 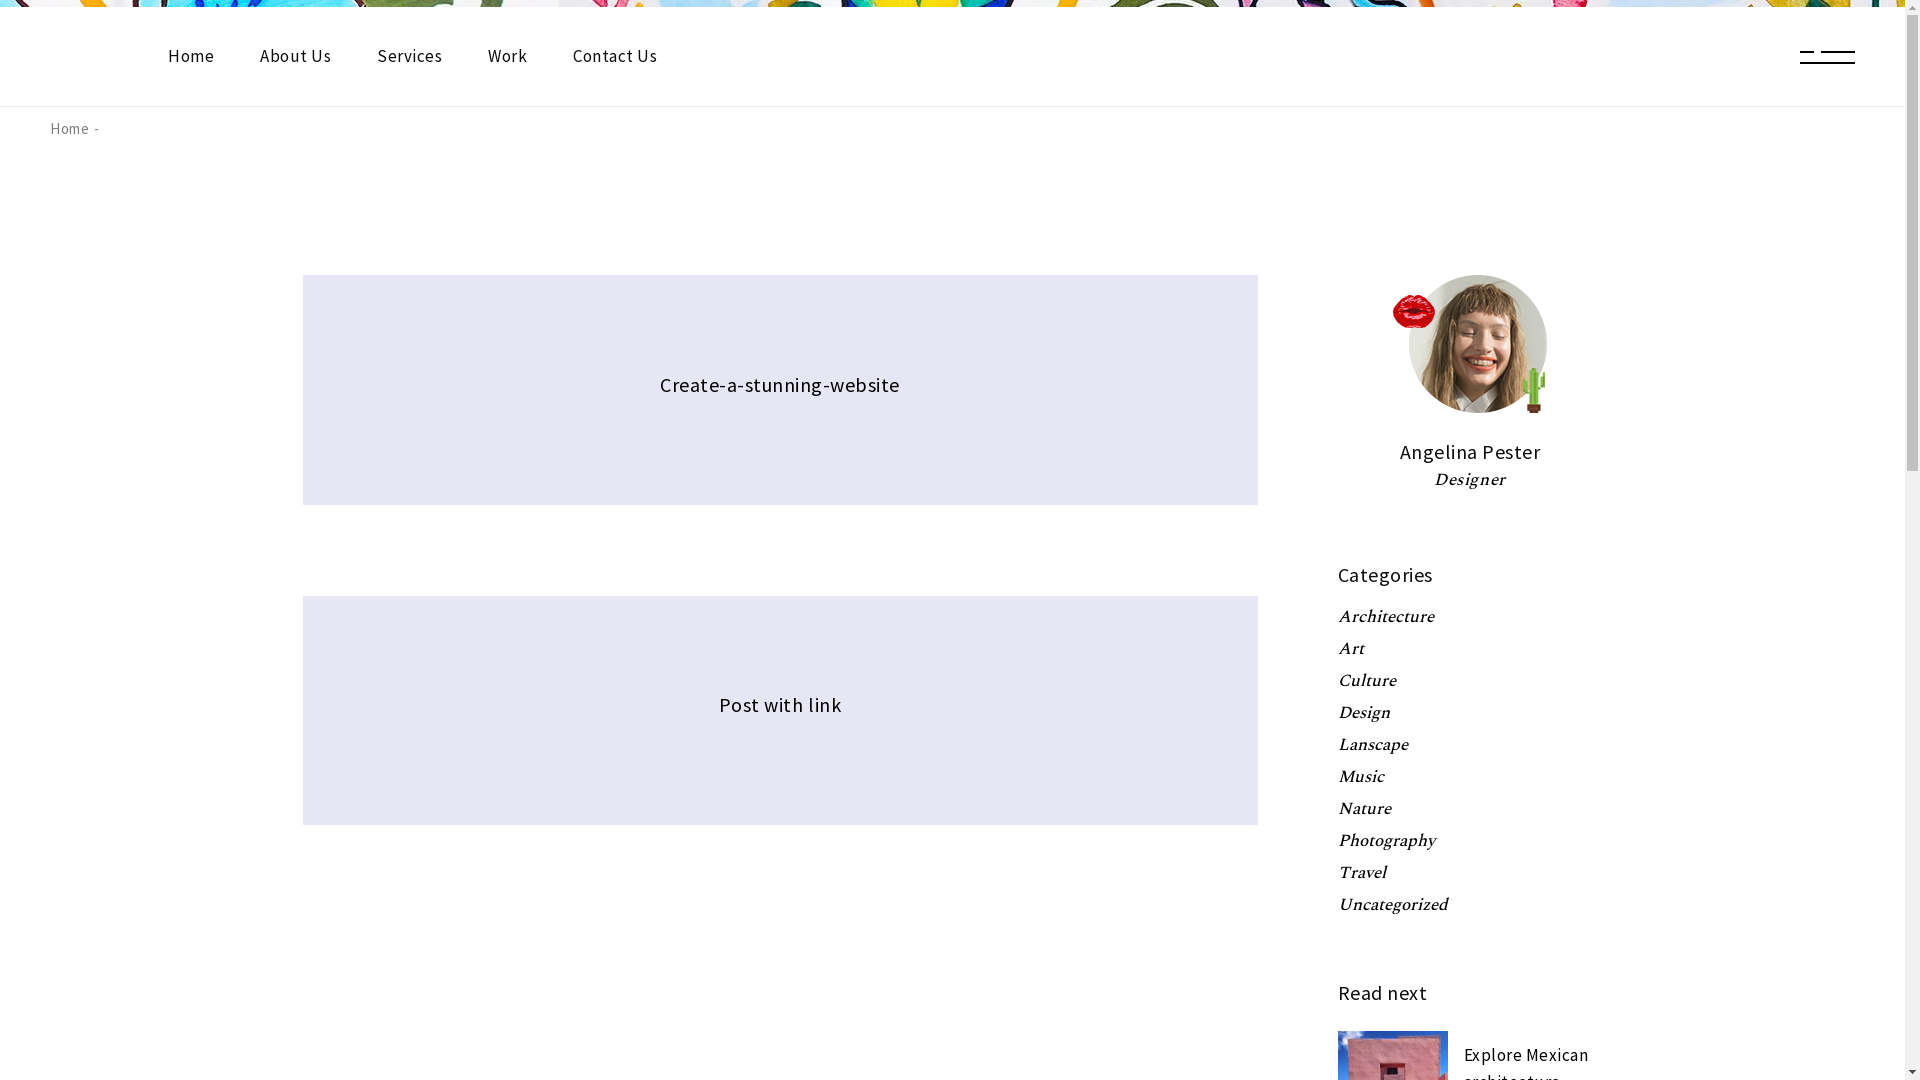 What do you see at coordinates (411, 821) in the screenshot?
I see `'Fb.'` at bounding box center [411, 821].